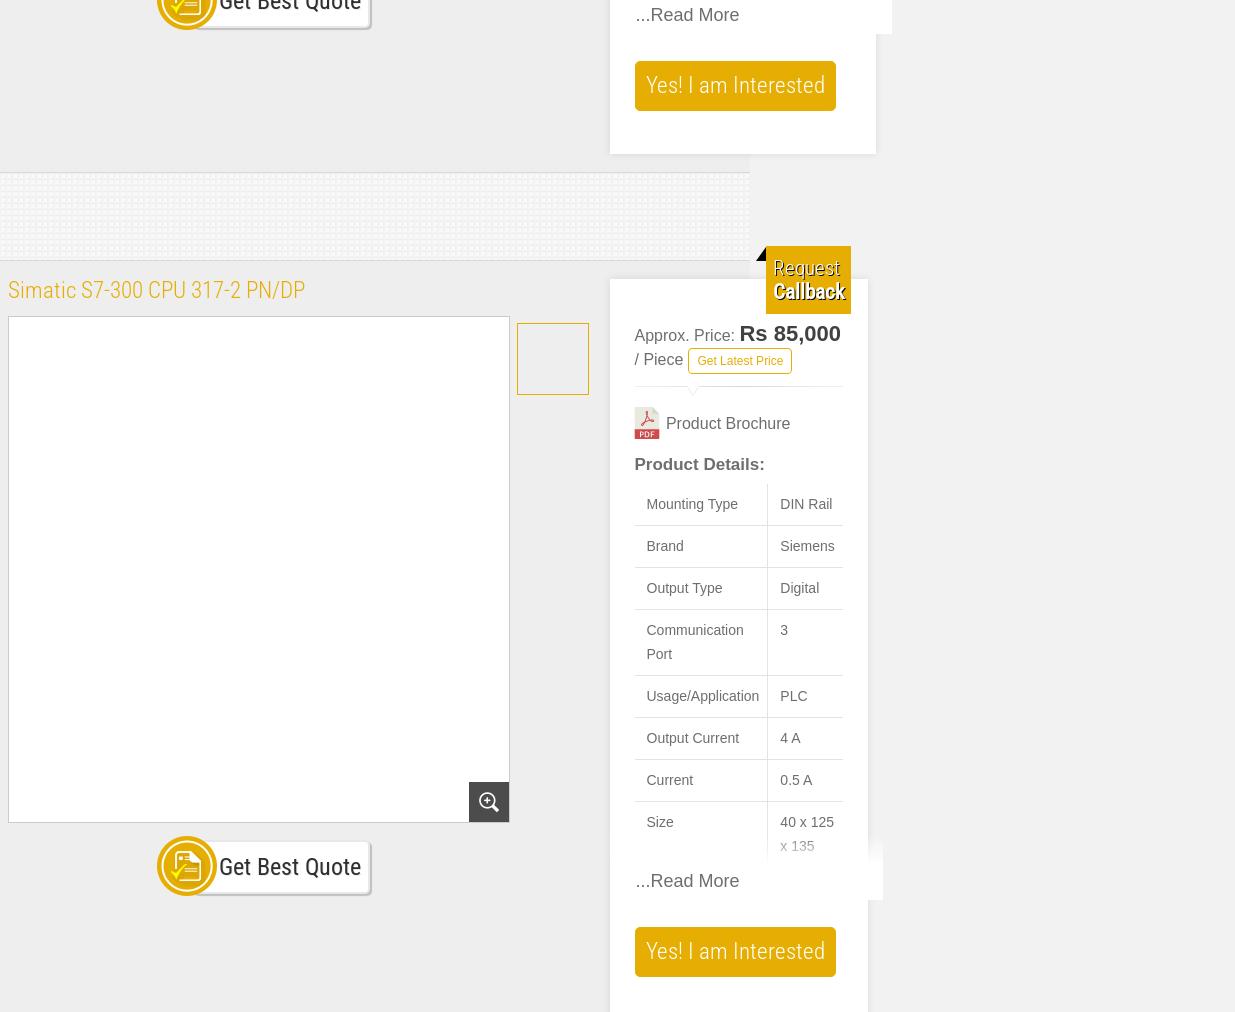  I want to click on 'Approx. Price:', so click(634, 334).